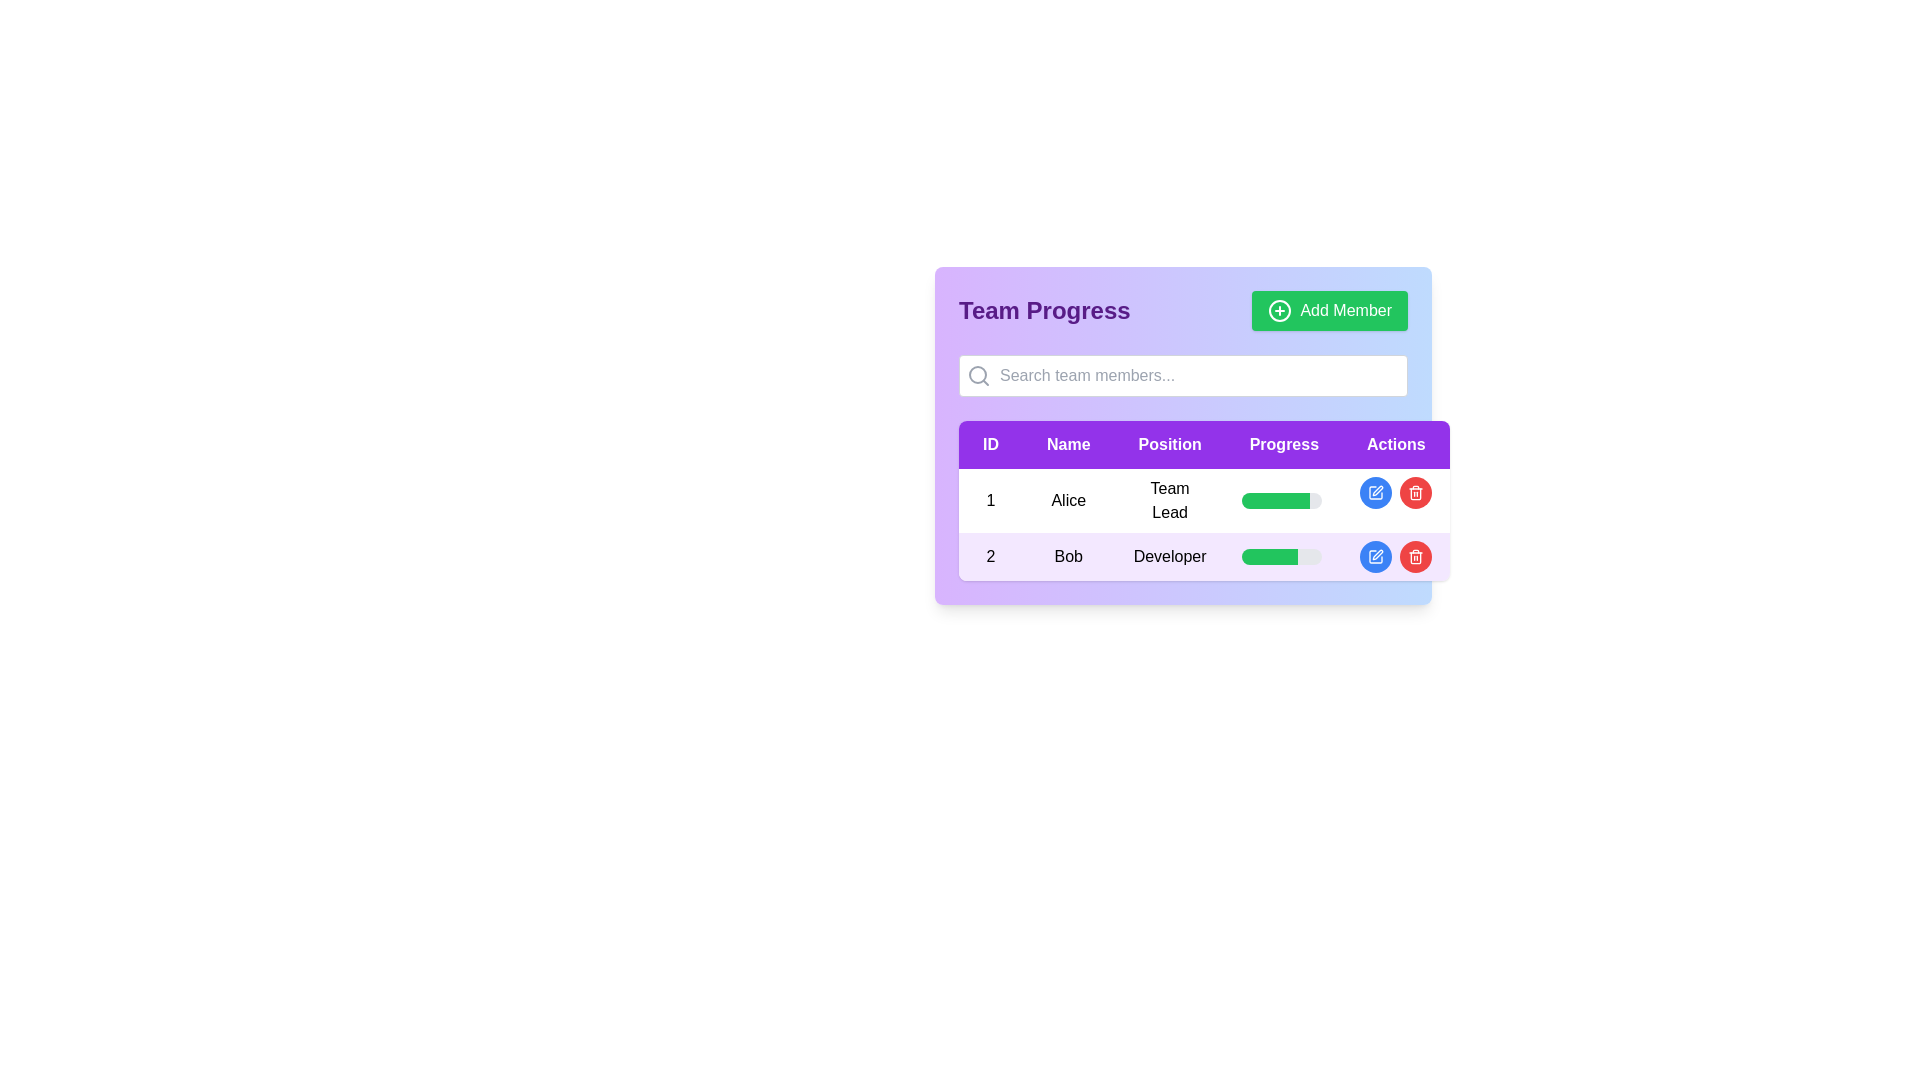 The image size is (1920, 1080). What do you see at coordinates (1375, 493) in the screenshot?
I see `the icon button resembling a square with a pen, located within a circular blue button in the 'Actions' column of the table` at bounding box center [1375, 493].